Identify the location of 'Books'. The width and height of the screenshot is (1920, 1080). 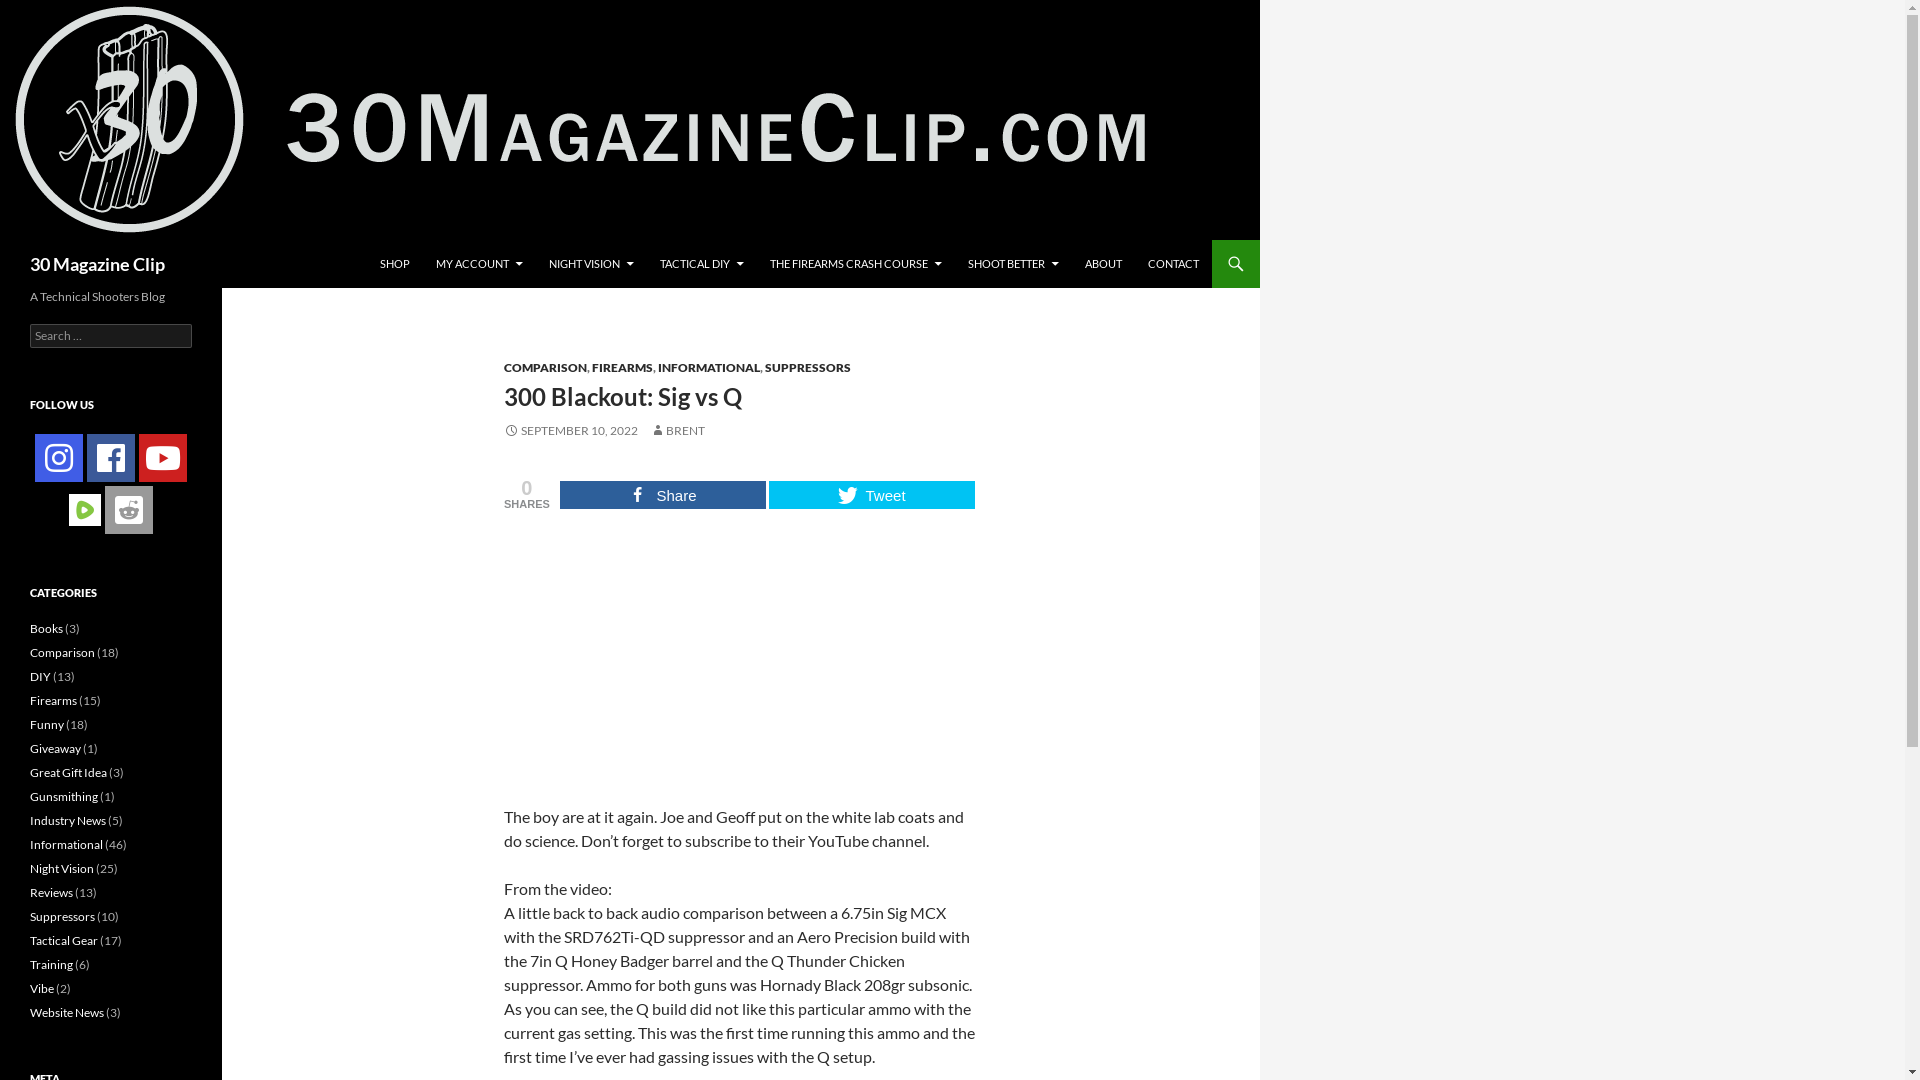
(46, 627).